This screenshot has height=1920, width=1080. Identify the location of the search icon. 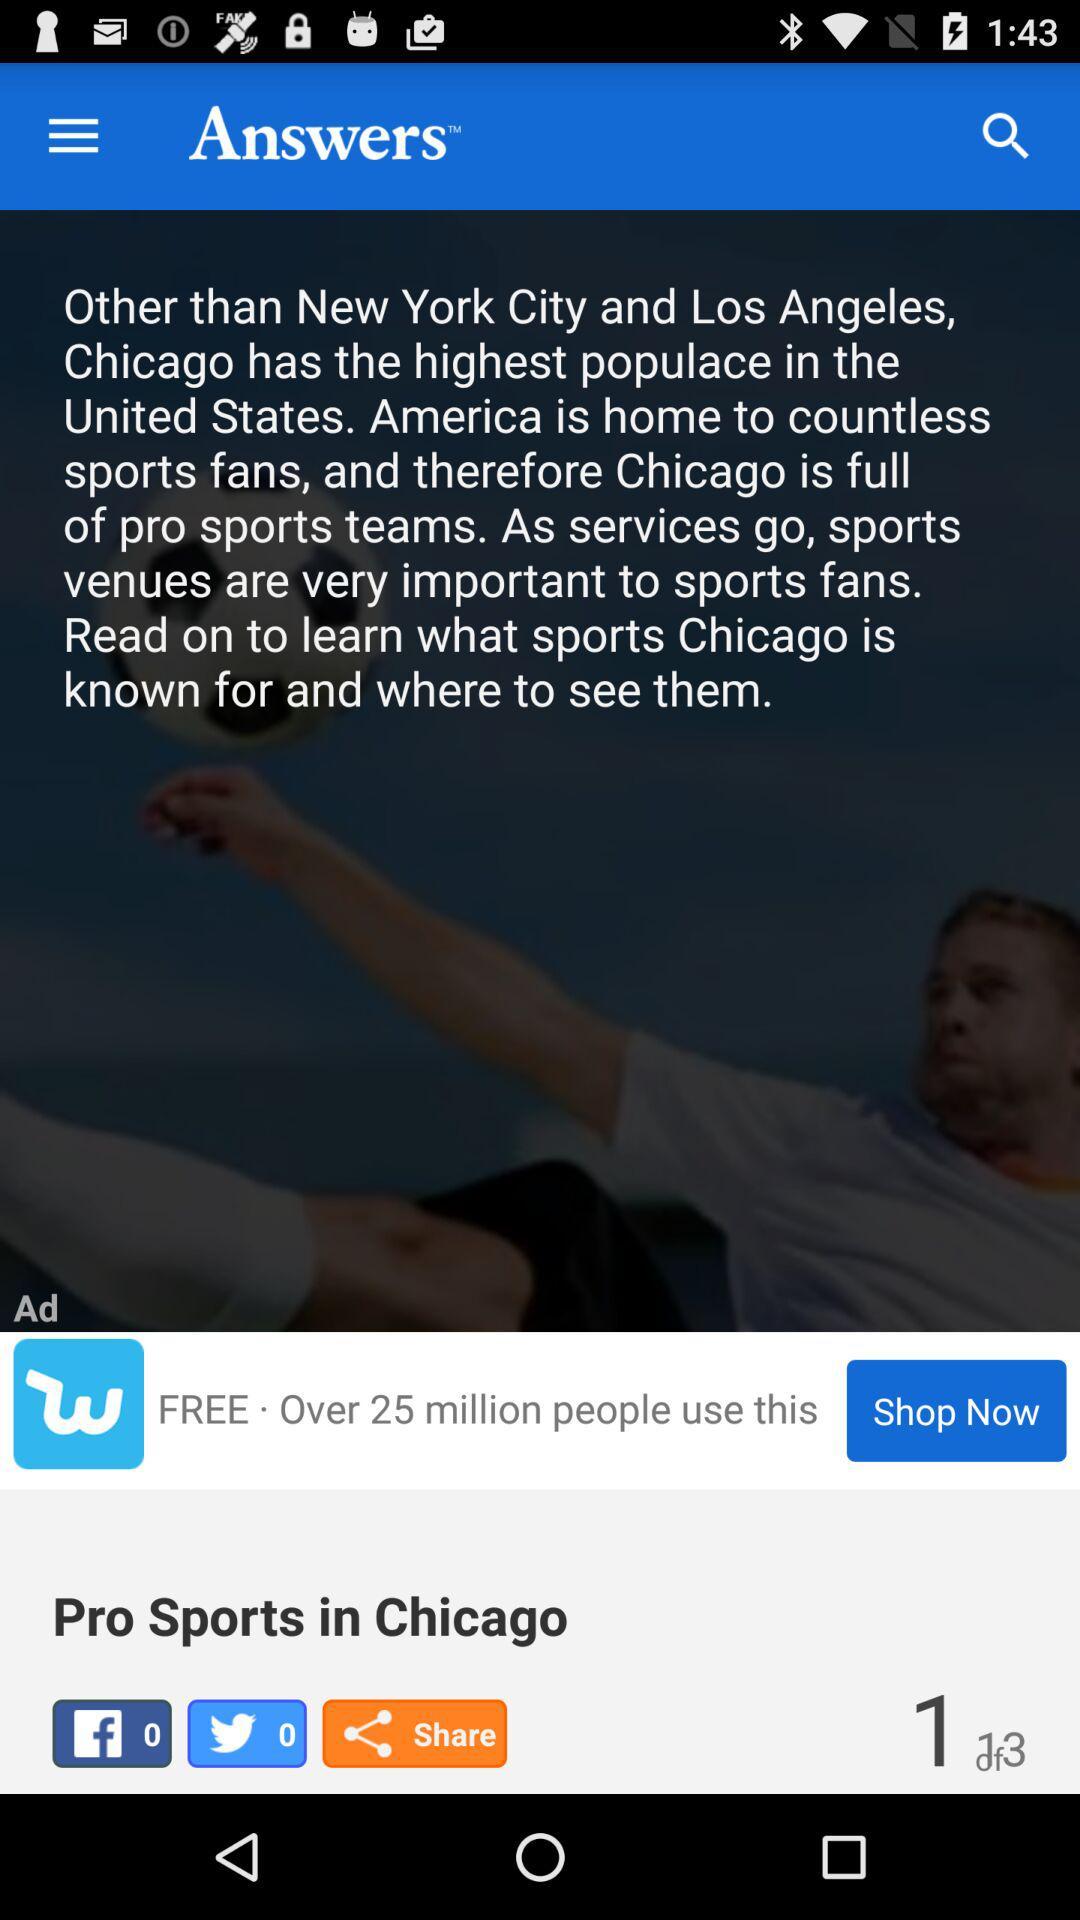
(1006, 145).